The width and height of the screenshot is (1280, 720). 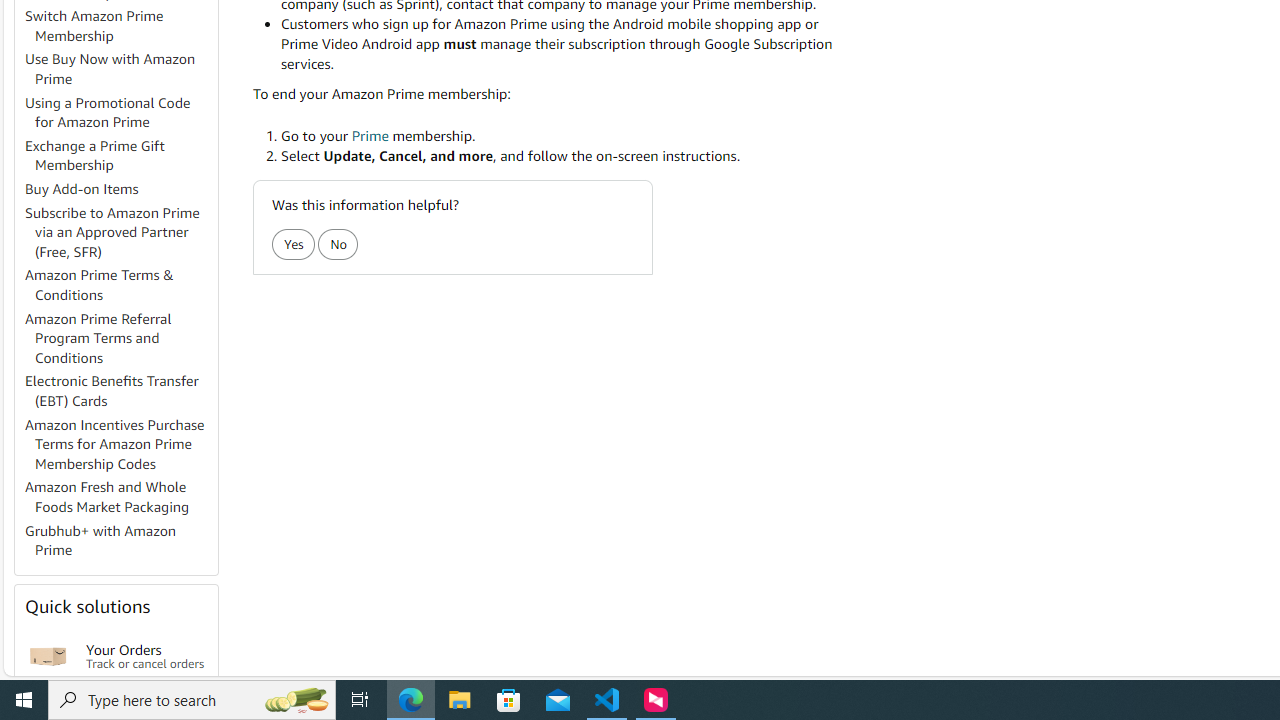 What do you see at coordinates (97, 337) in the screenshot?
I see `'Amazon Prime Referral Program Terms and Conditions'` at bounding box center [97, 337].